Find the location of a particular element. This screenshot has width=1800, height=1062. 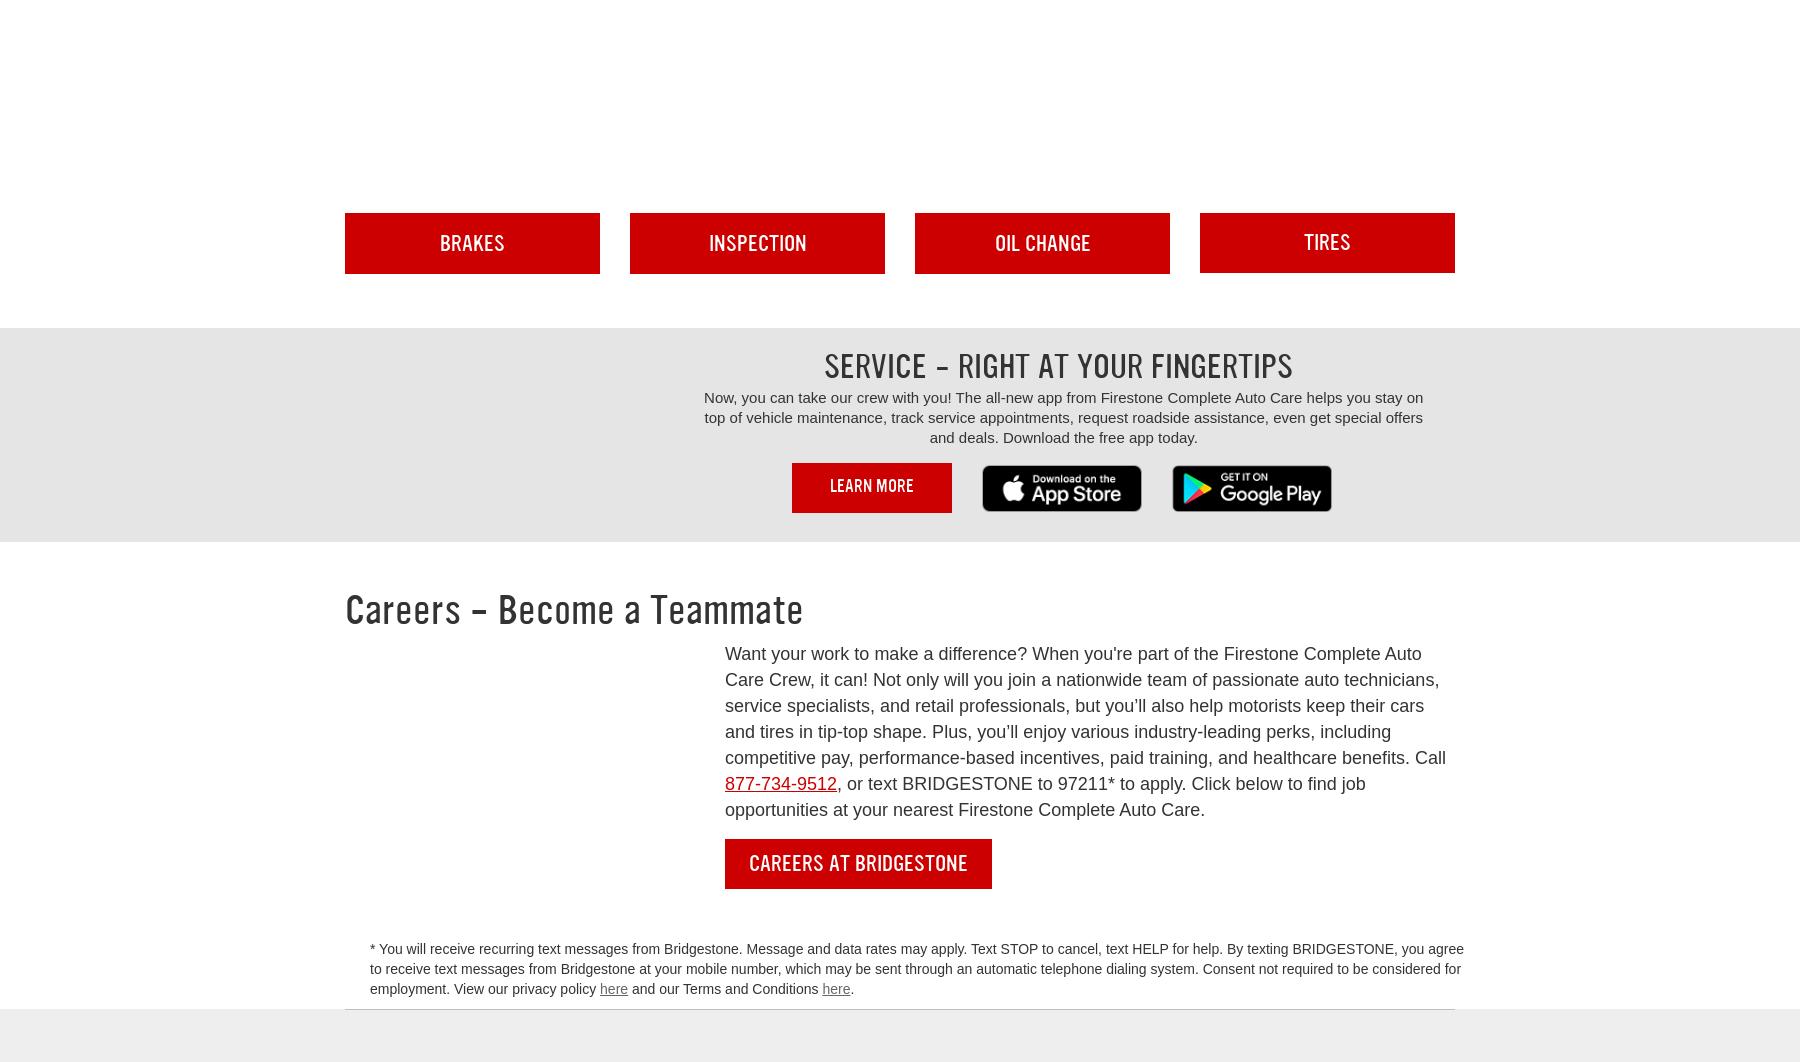

'Careers - Become a Teammate' is located at coordinates (345, 610).